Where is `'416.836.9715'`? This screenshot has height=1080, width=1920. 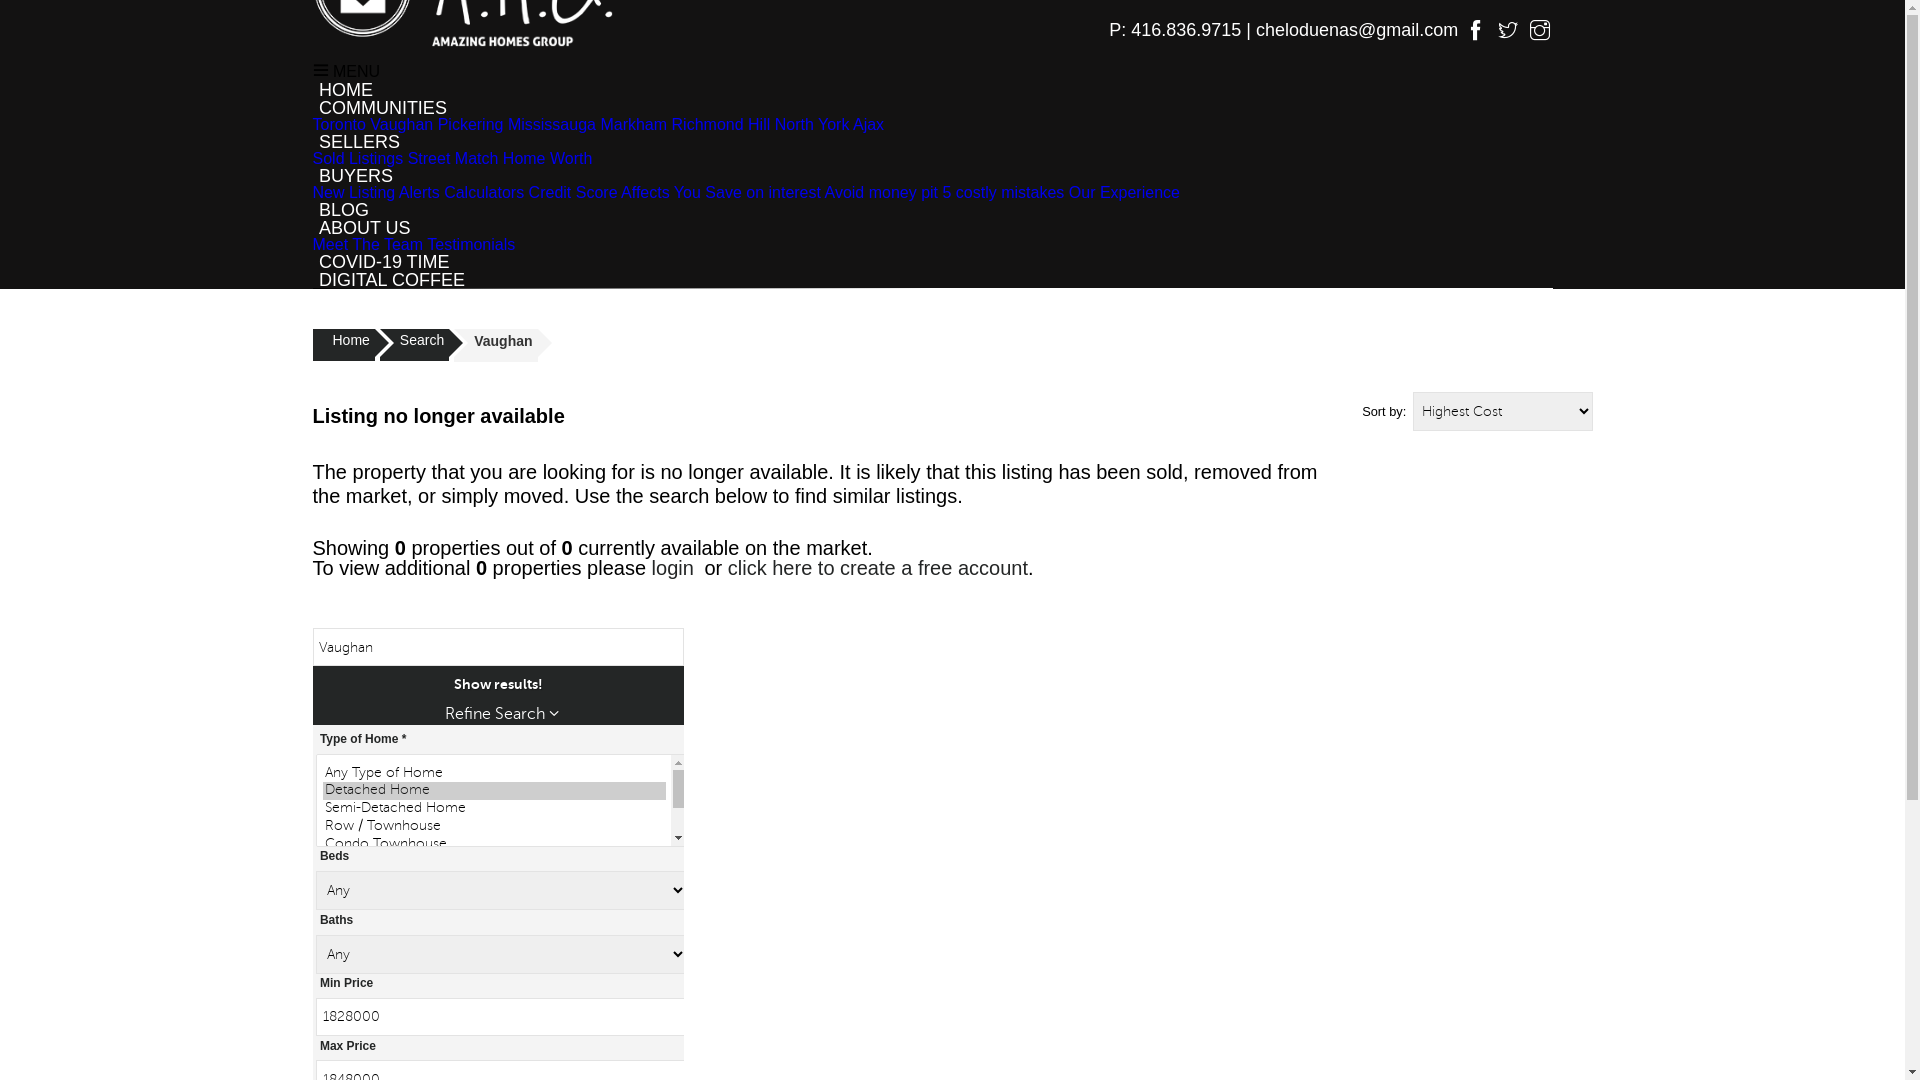
'416.836.9715' is located at coordinates (1185, 30).